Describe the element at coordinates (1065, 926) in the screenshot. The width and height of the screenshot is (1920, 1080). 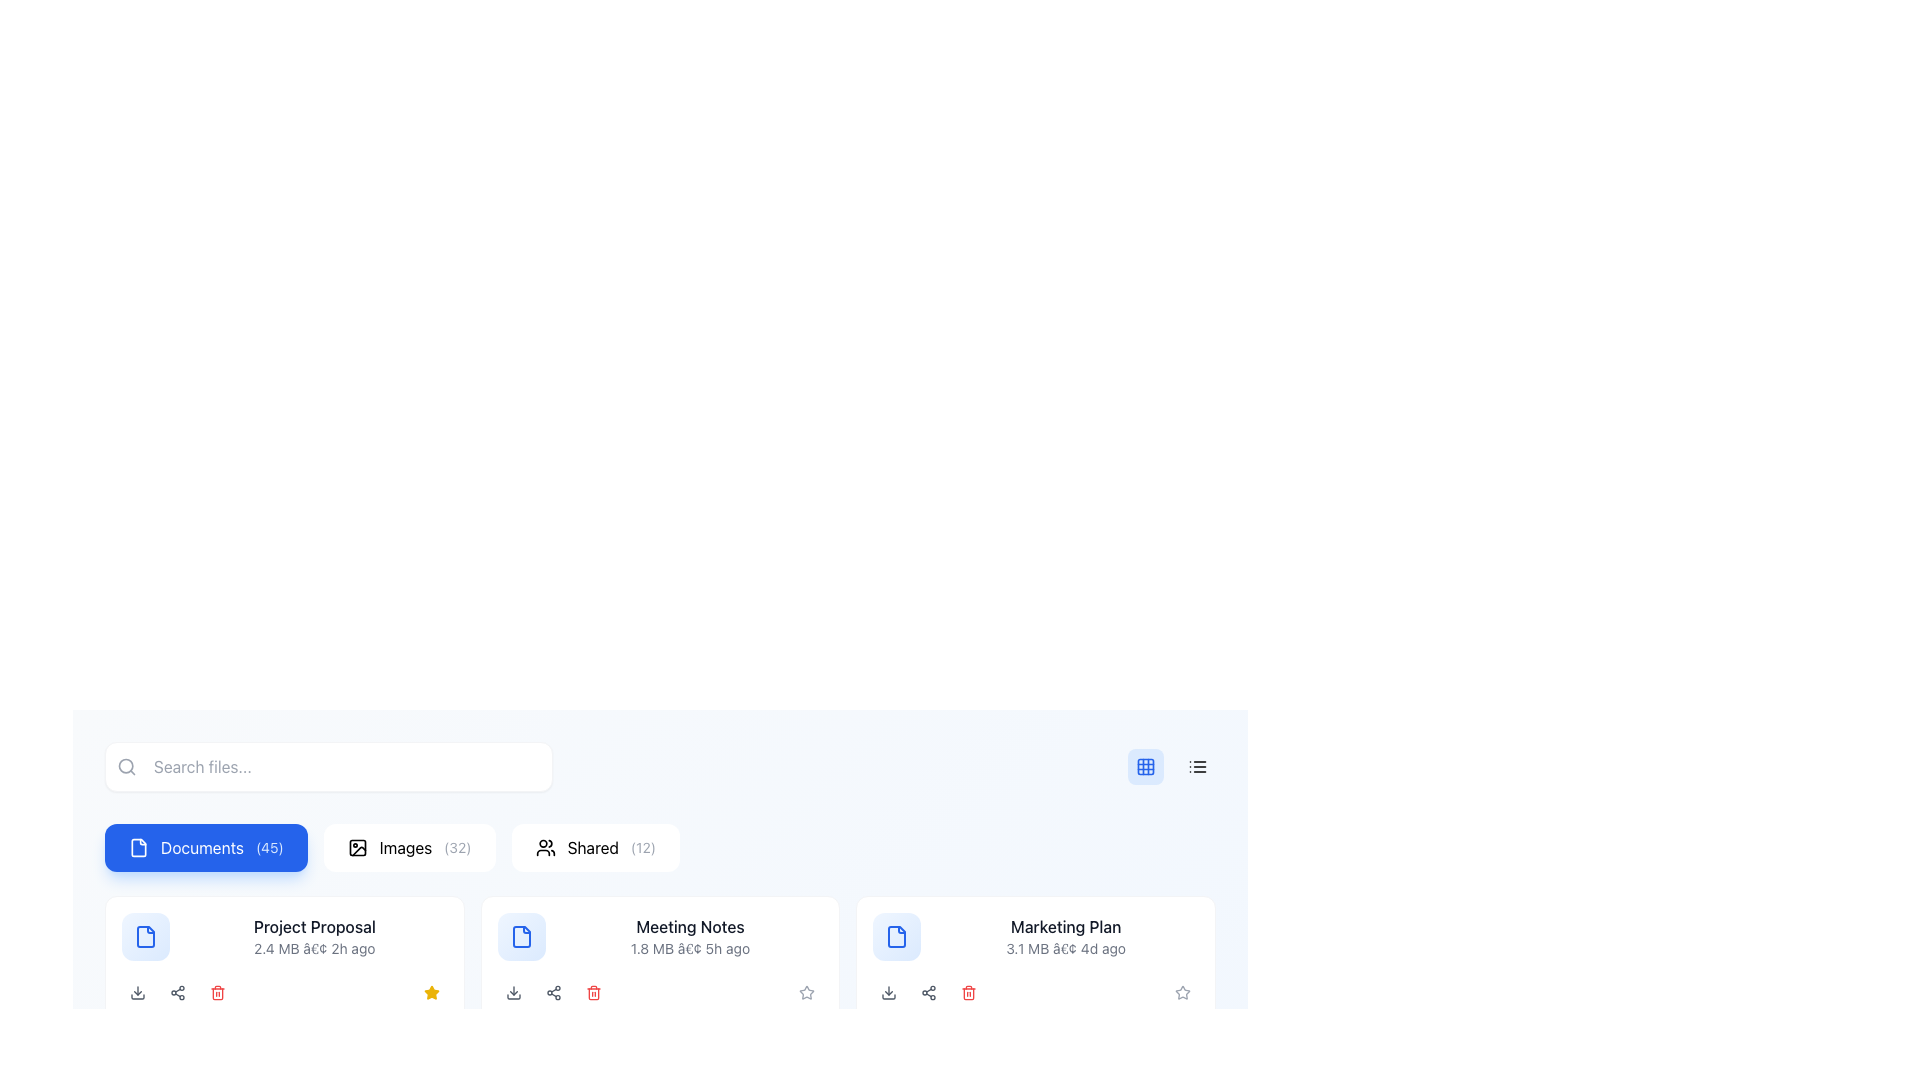
I see `the text label that serves as the title of a document in the file management interface, located in the bottom row of the file view, above the smaller text '3.1 MB • 4d ago'` at that location.